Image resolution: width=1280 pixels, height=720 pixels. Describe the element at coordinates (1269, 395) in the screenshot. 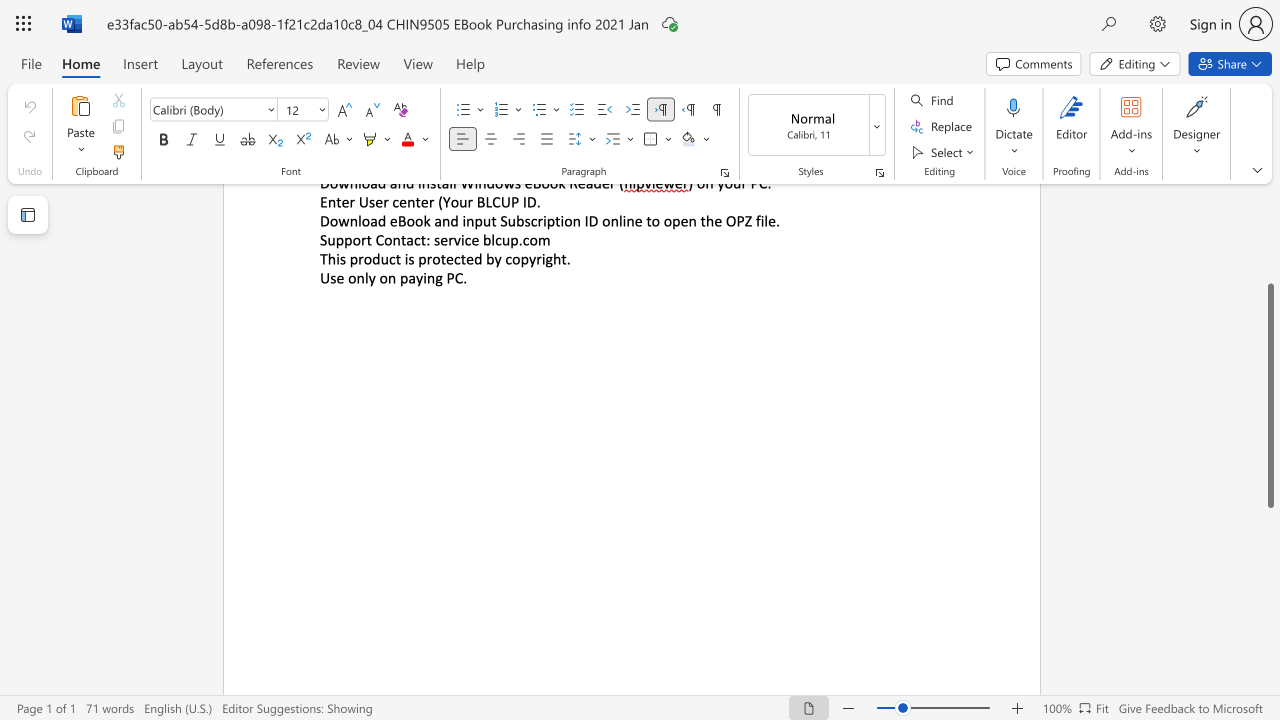

I see `the scrollbar and move up 200 pixels` at that location.